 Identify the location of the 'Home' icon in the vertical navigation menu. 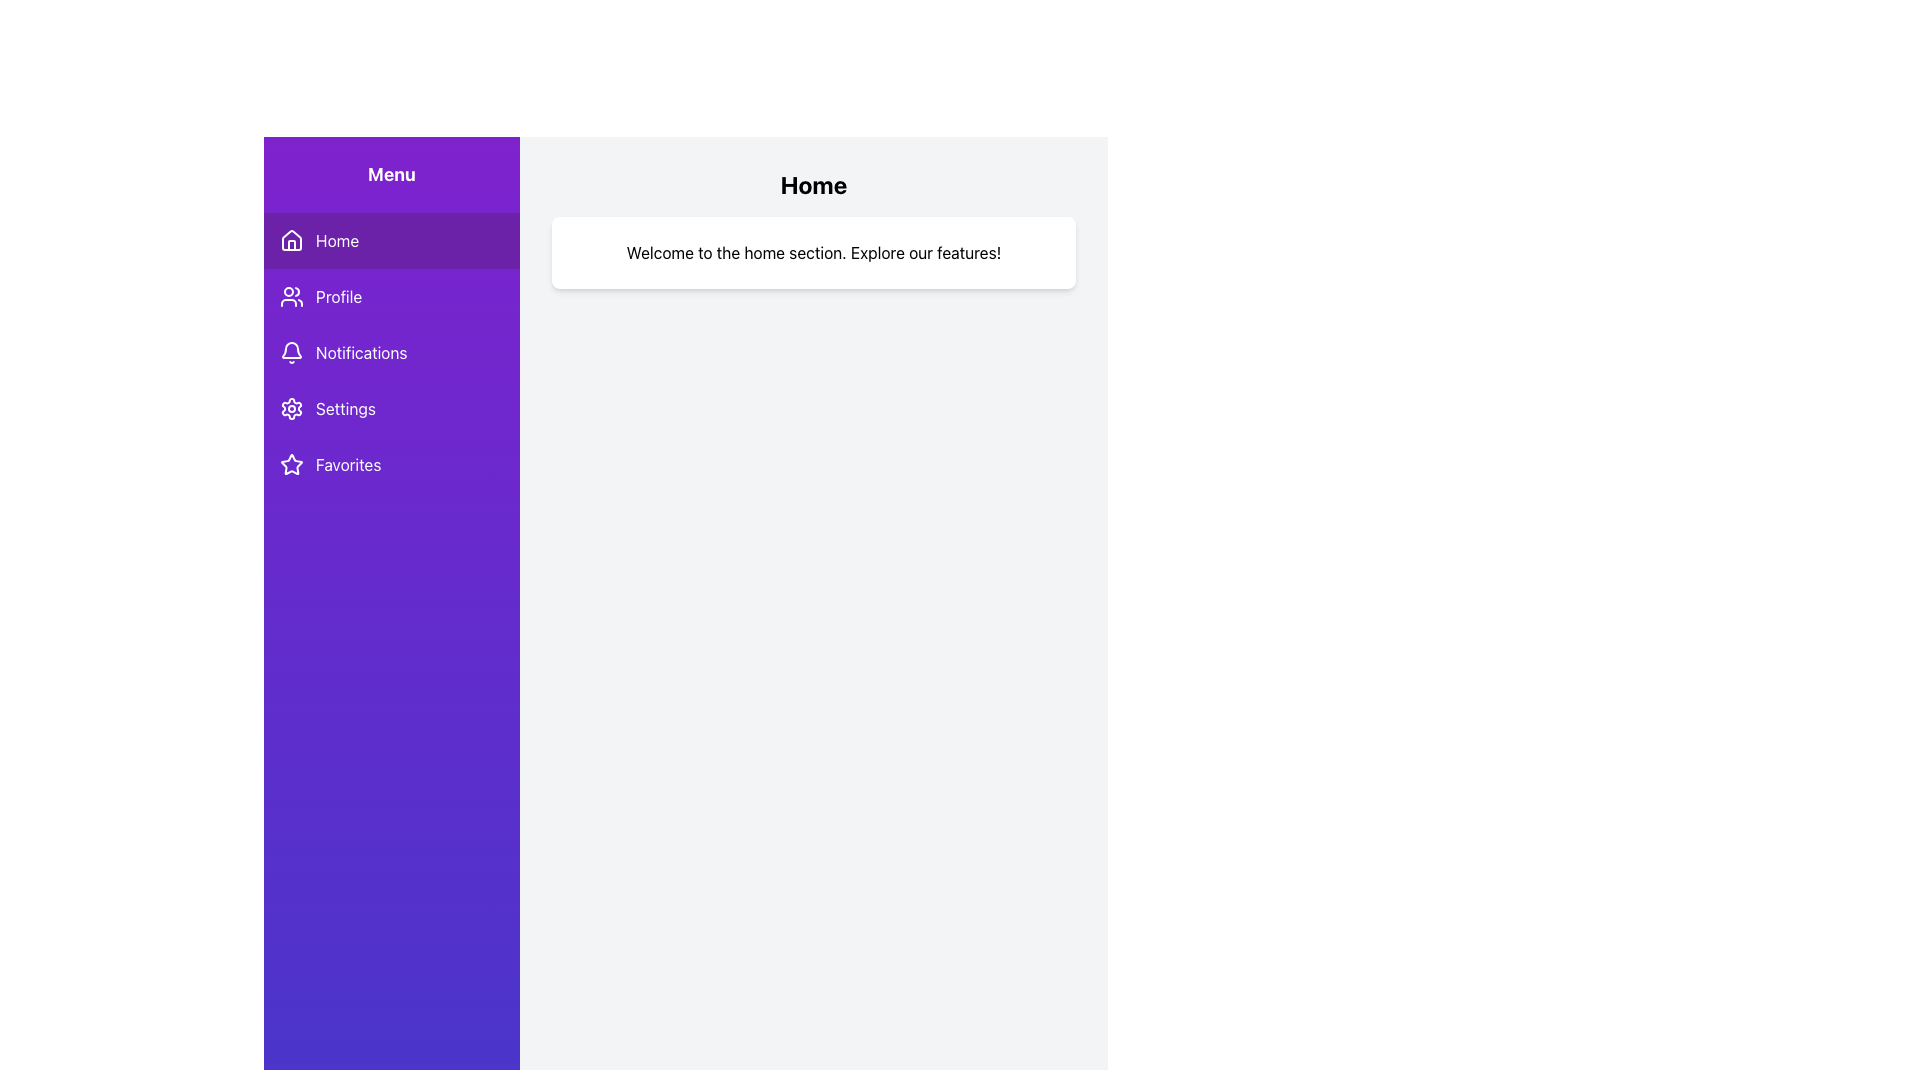
(291, 239).